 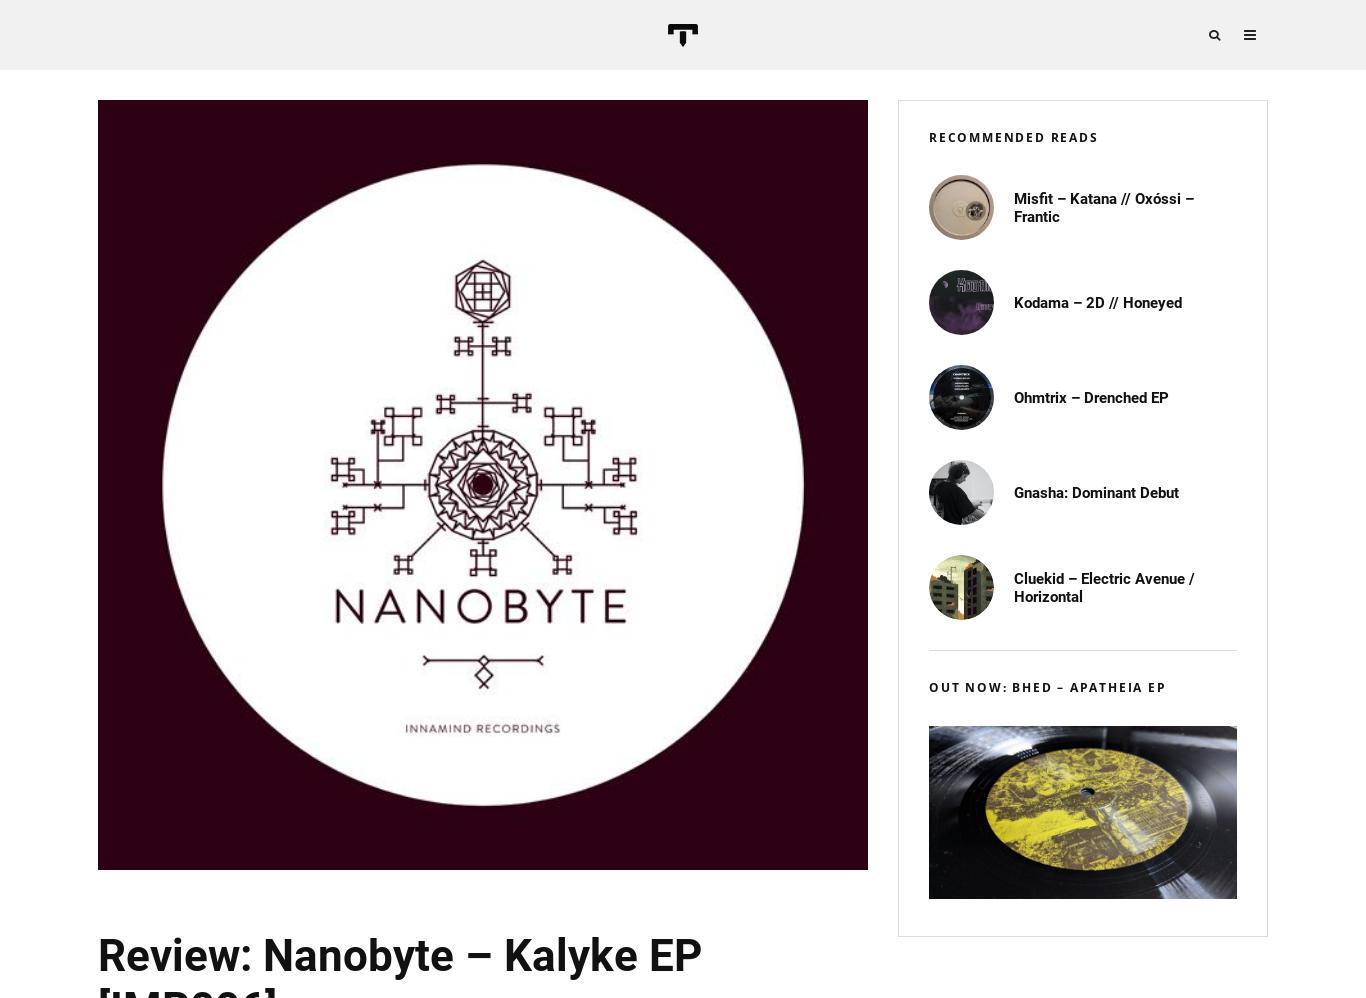 I want to click on 'REVIEWS', so click(x=1305, y=214).